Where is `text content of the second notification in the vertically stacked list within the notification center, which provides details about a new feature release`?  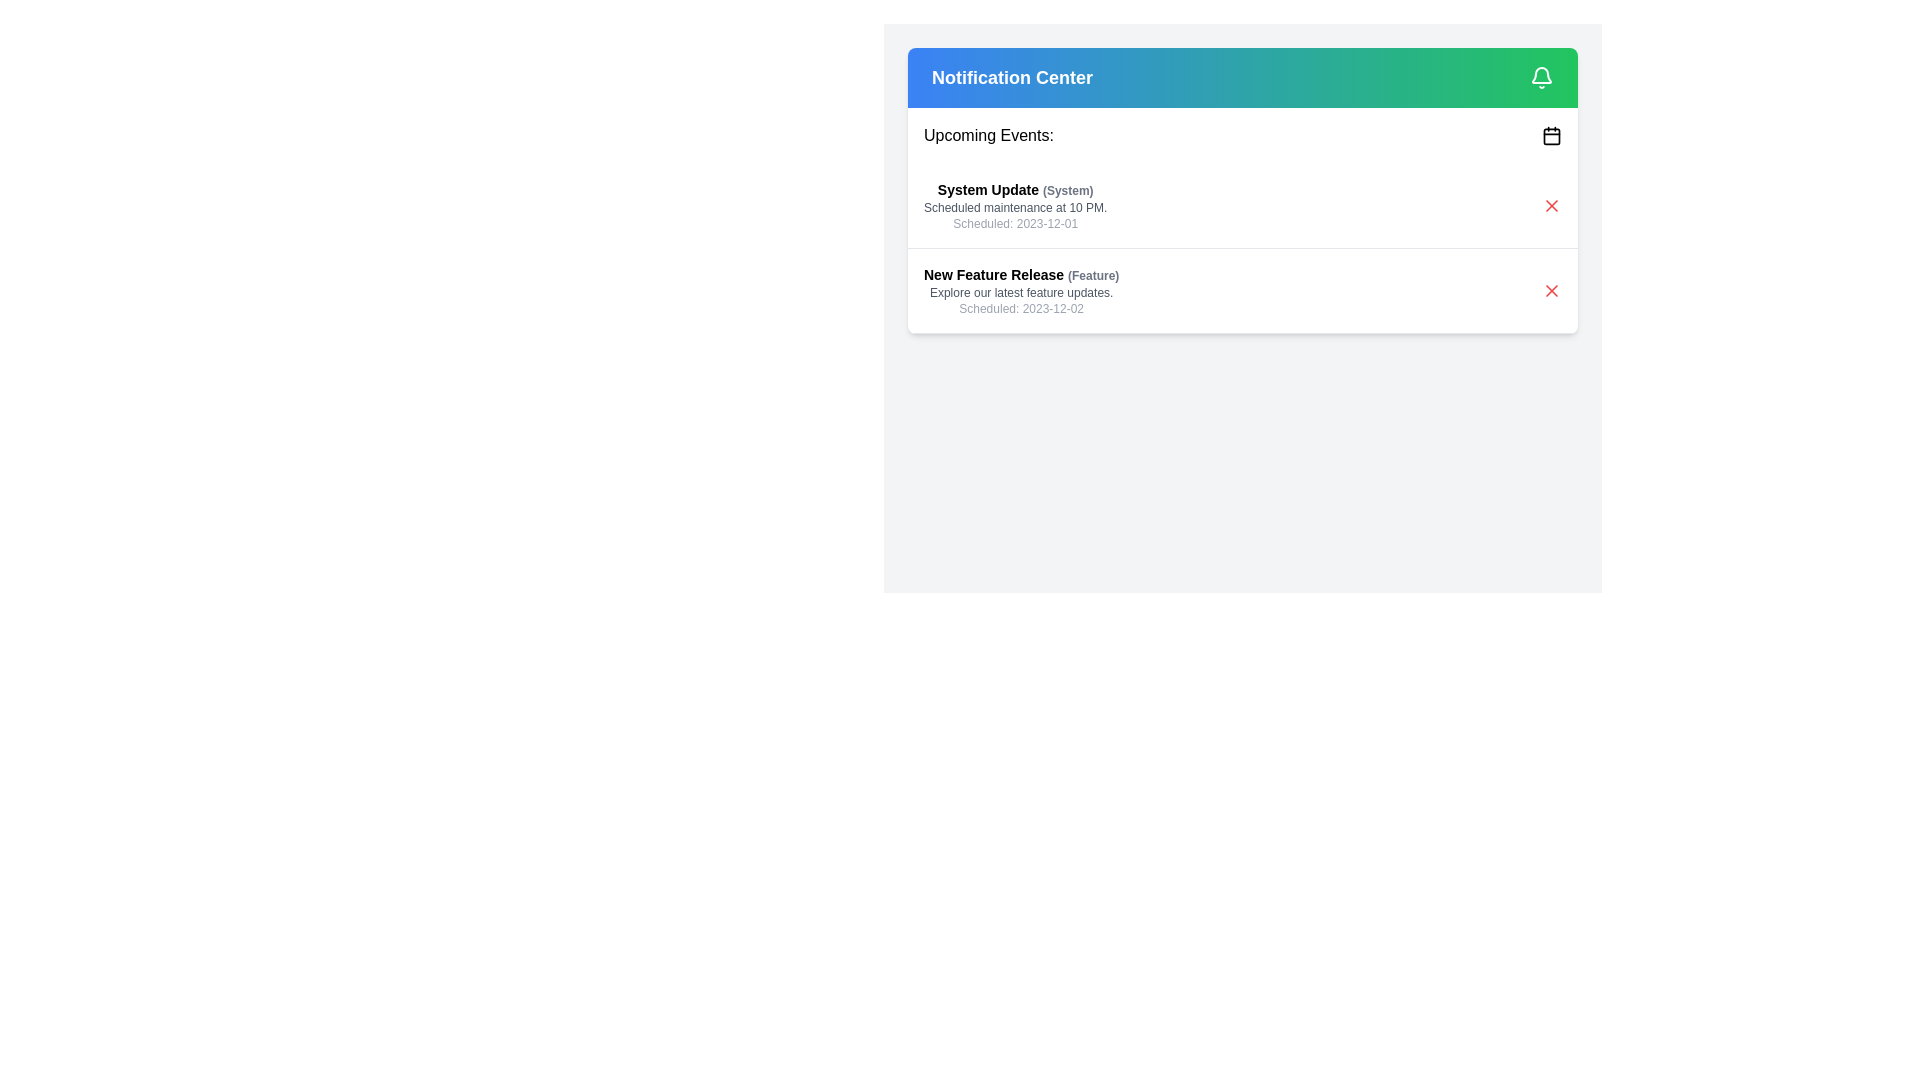
text content of the second notification in the vertically stacked list within the notification center, which provides details about a new feature release is located at coordinates (1021, 290).